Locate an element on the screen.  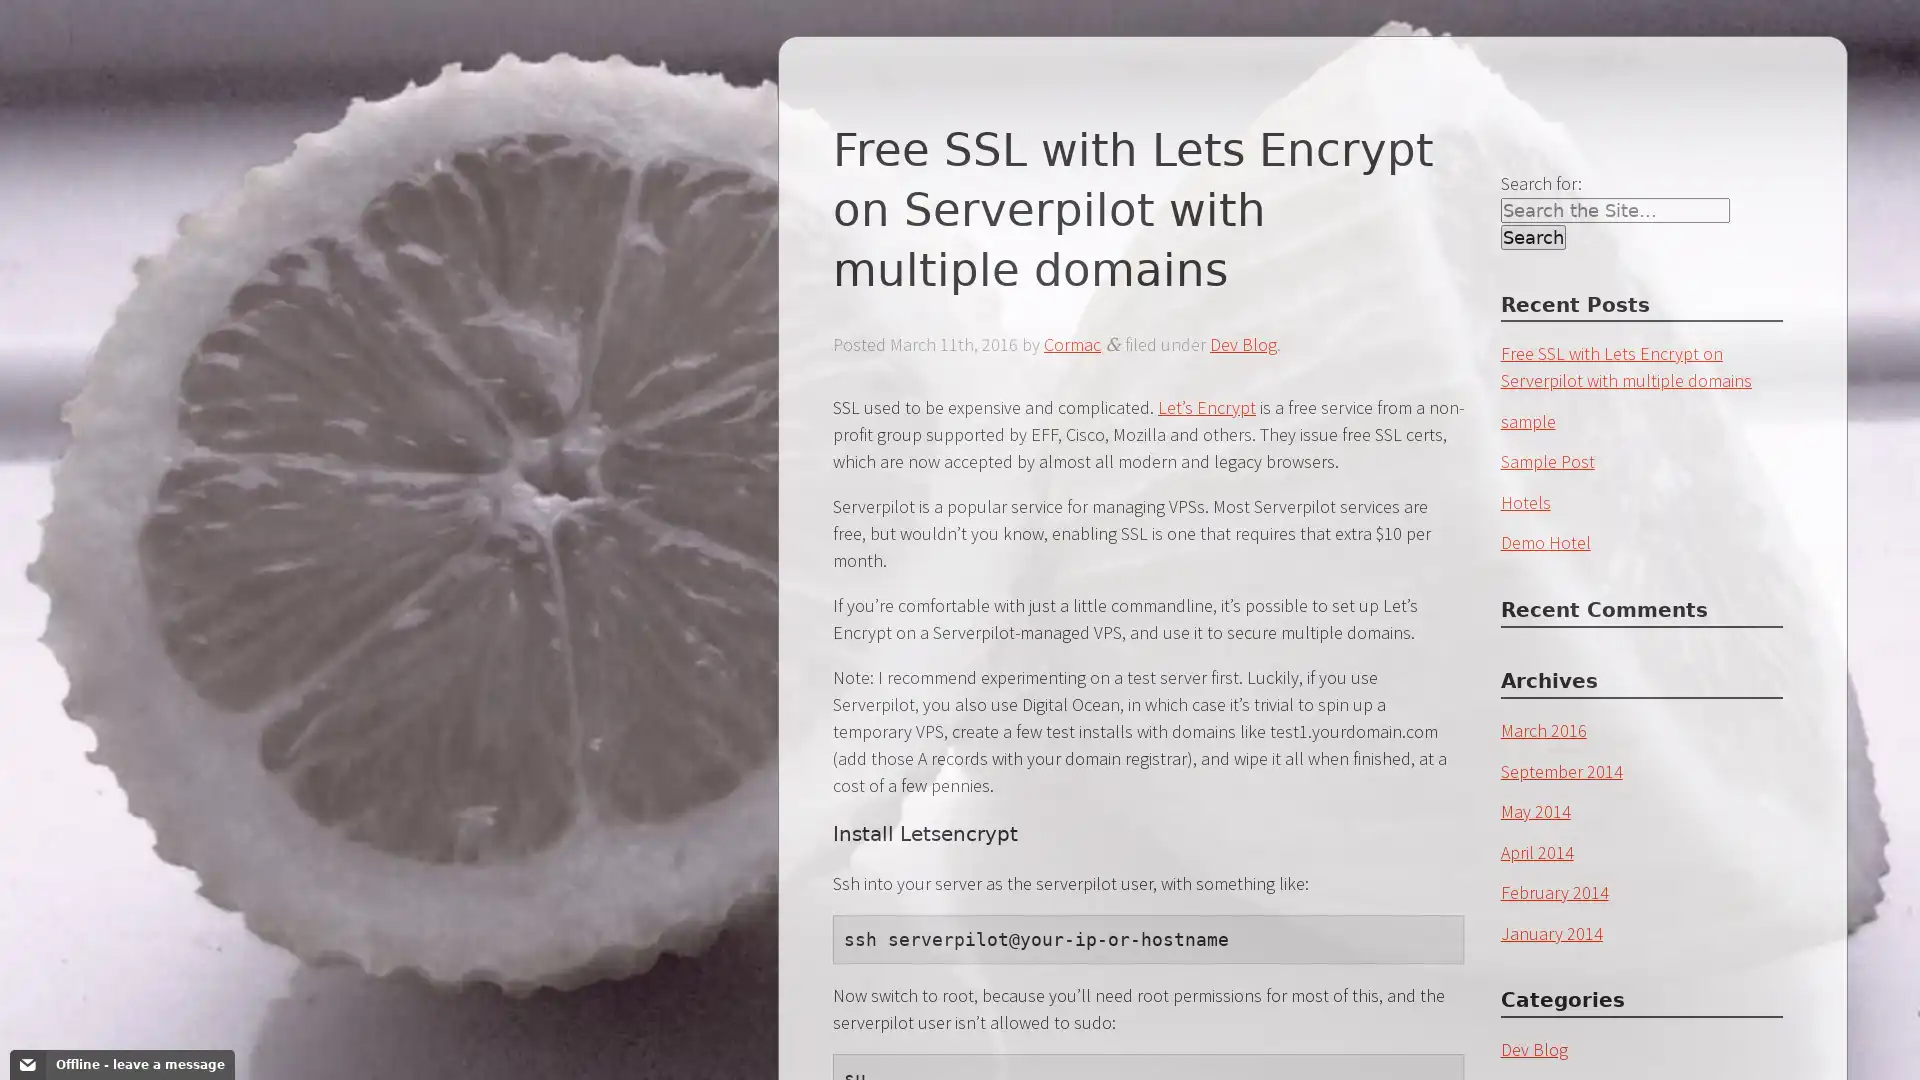
Search is located at coordinates (1531, 236).